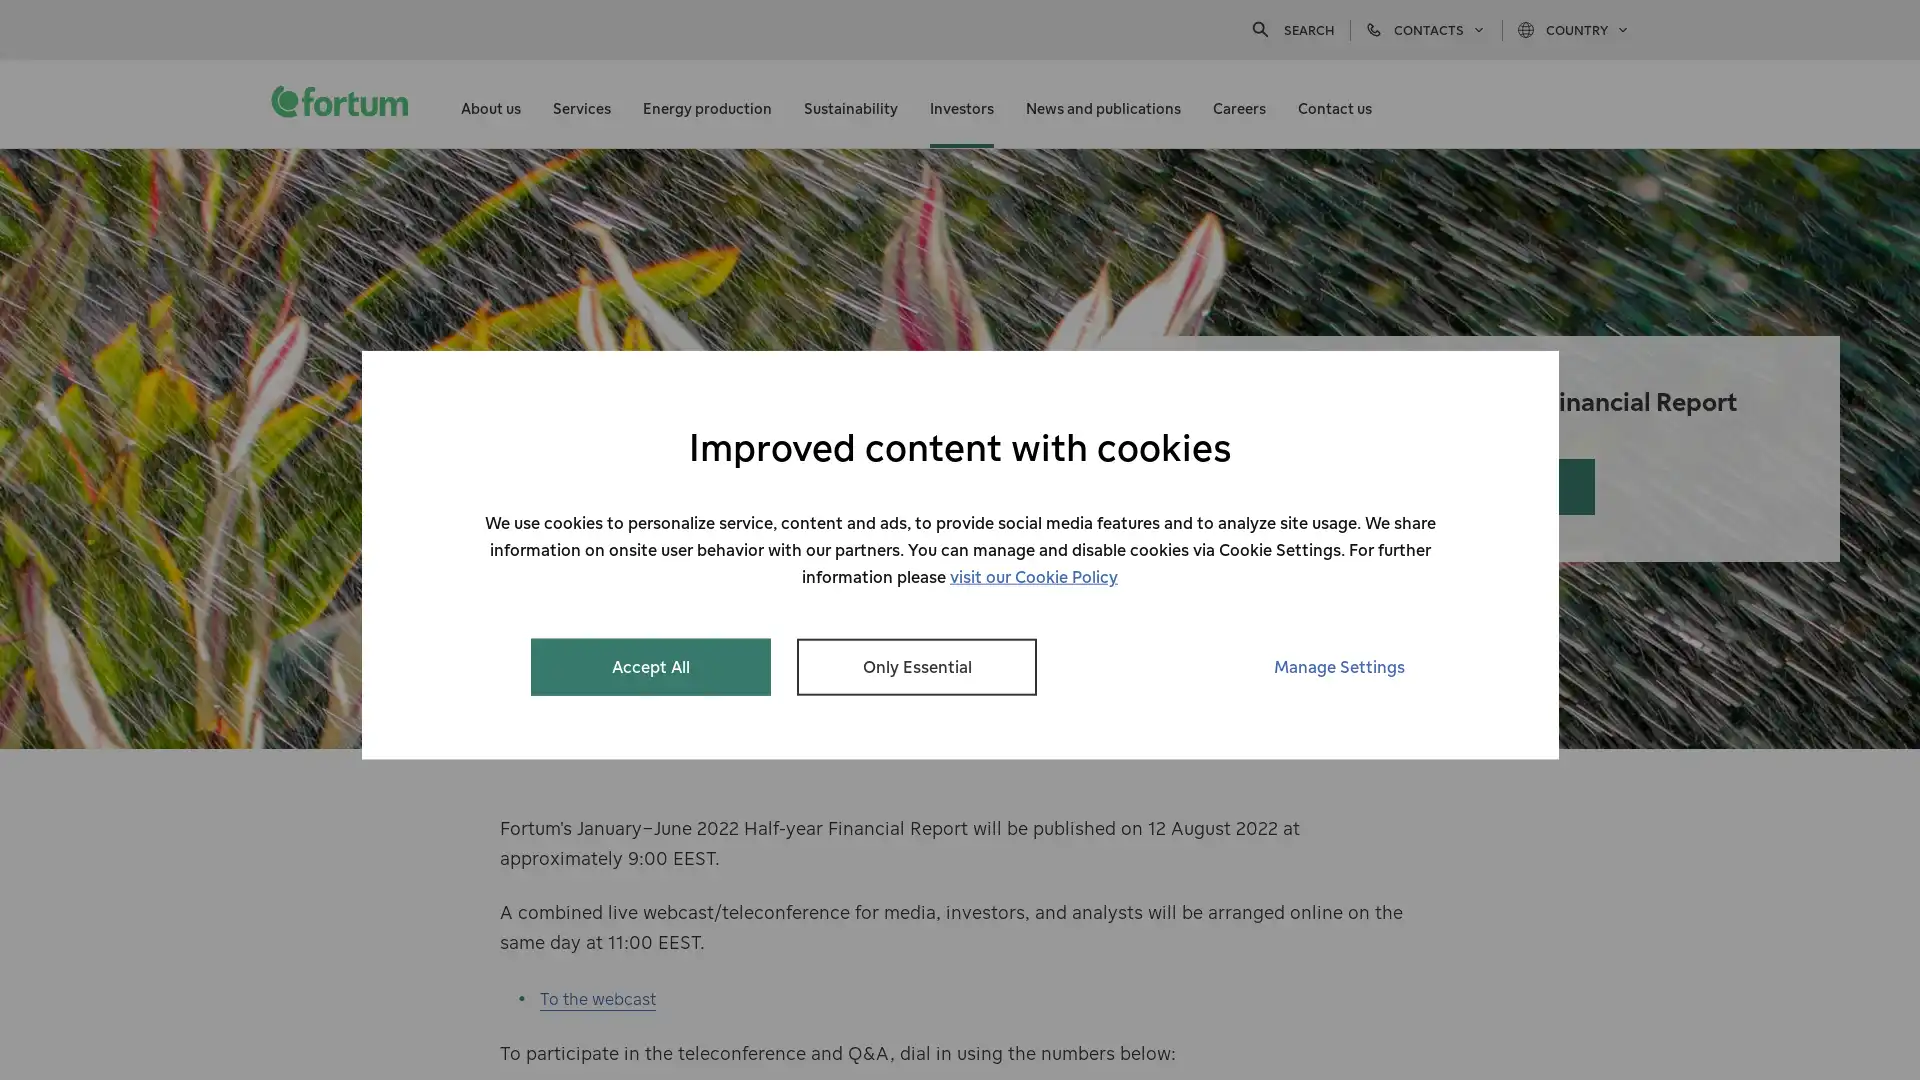 The image size is (1920, 1080). What do you see at coordinates (961, 104) in the screenshot?
I see `Investors` at bounding box center [961, 104].